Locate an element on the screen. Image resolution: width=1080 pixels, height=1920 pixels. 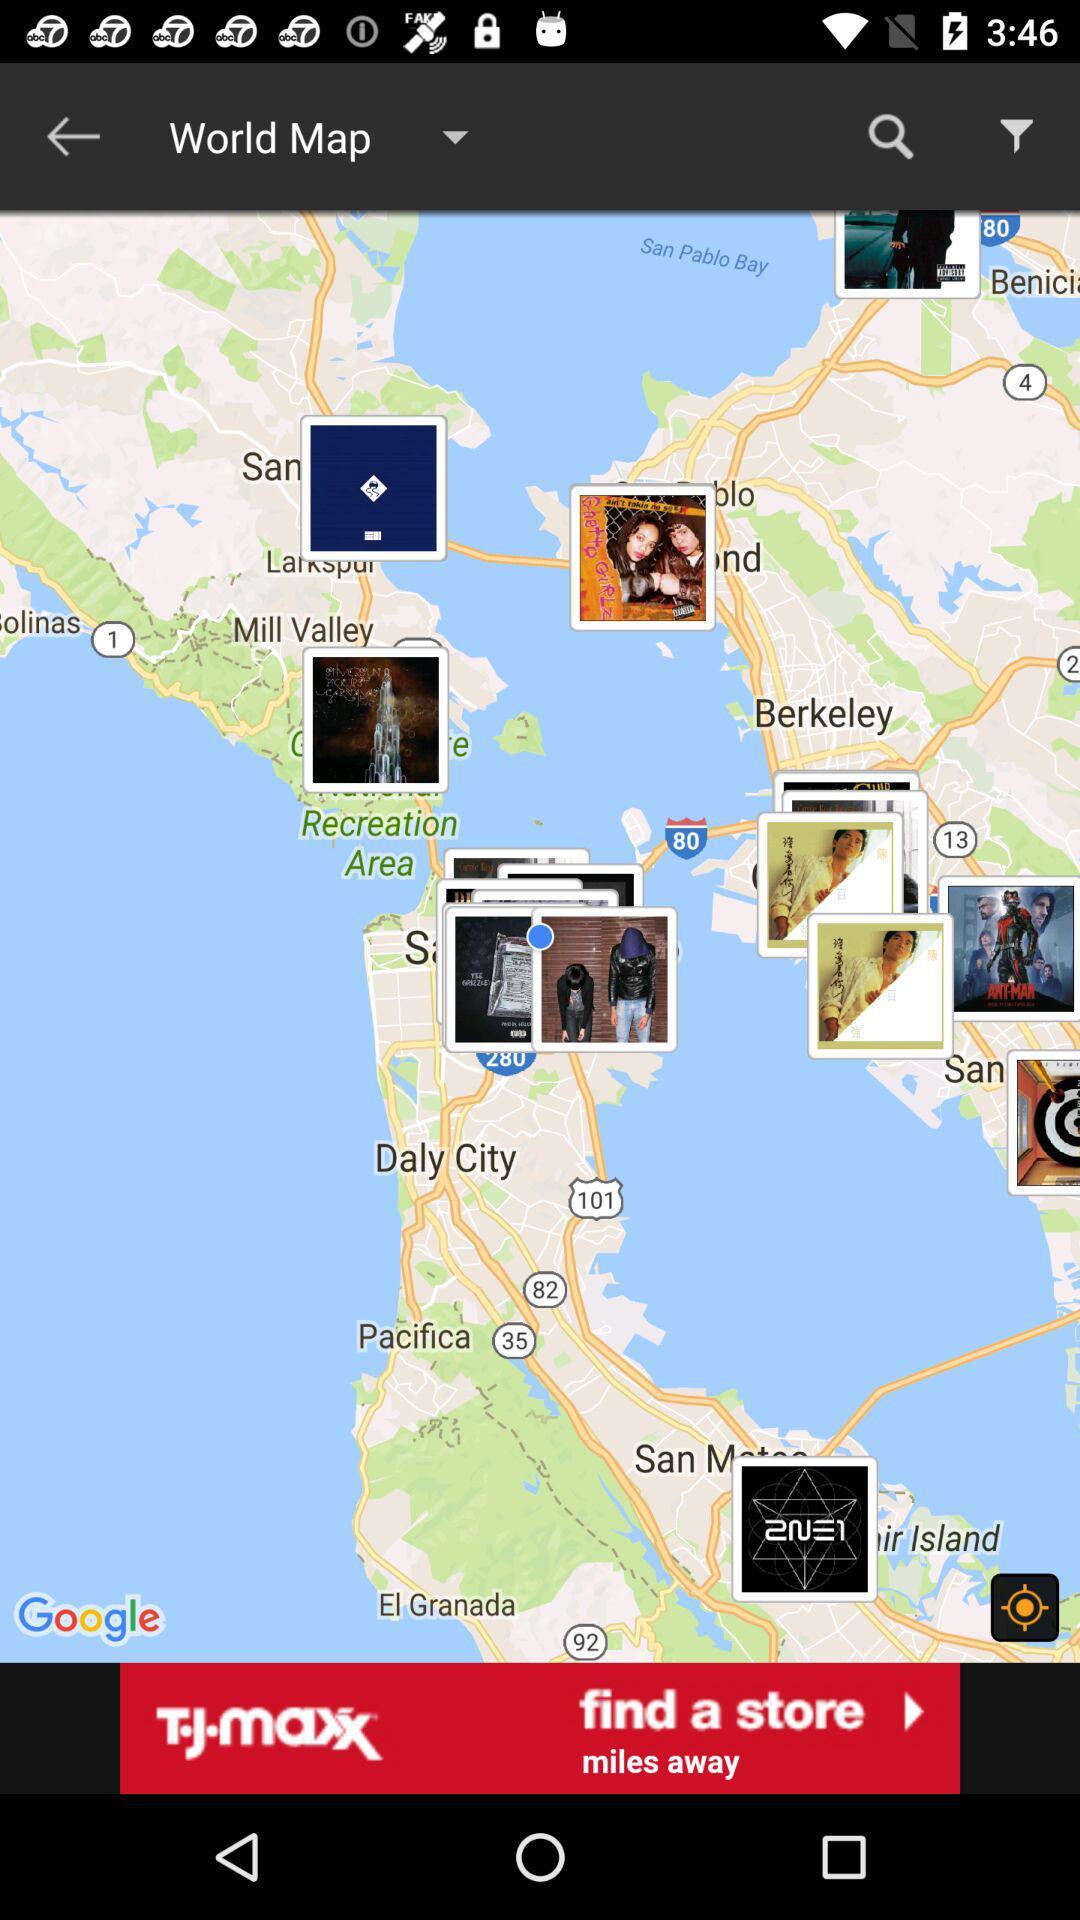
show my current location is located at coordinates (1024, 1607).